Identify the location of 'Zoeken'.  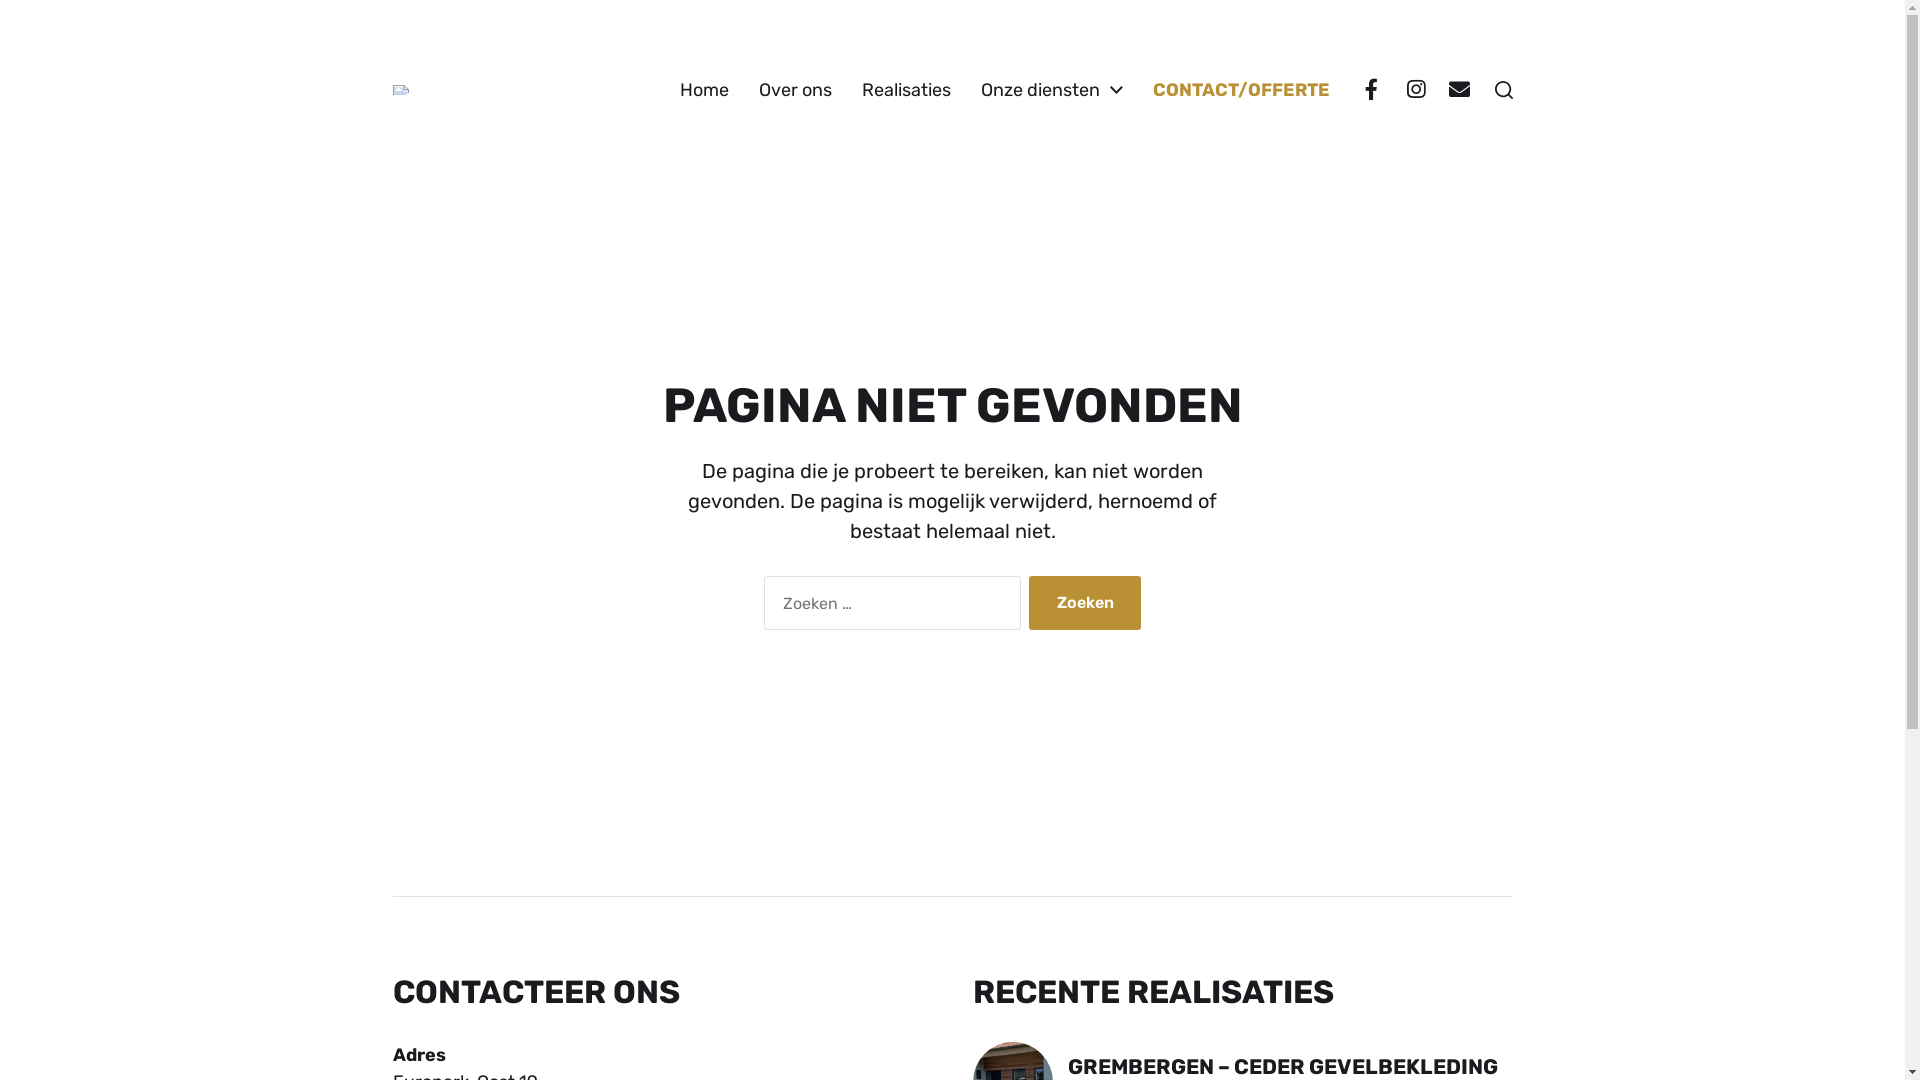
(1028, 601).